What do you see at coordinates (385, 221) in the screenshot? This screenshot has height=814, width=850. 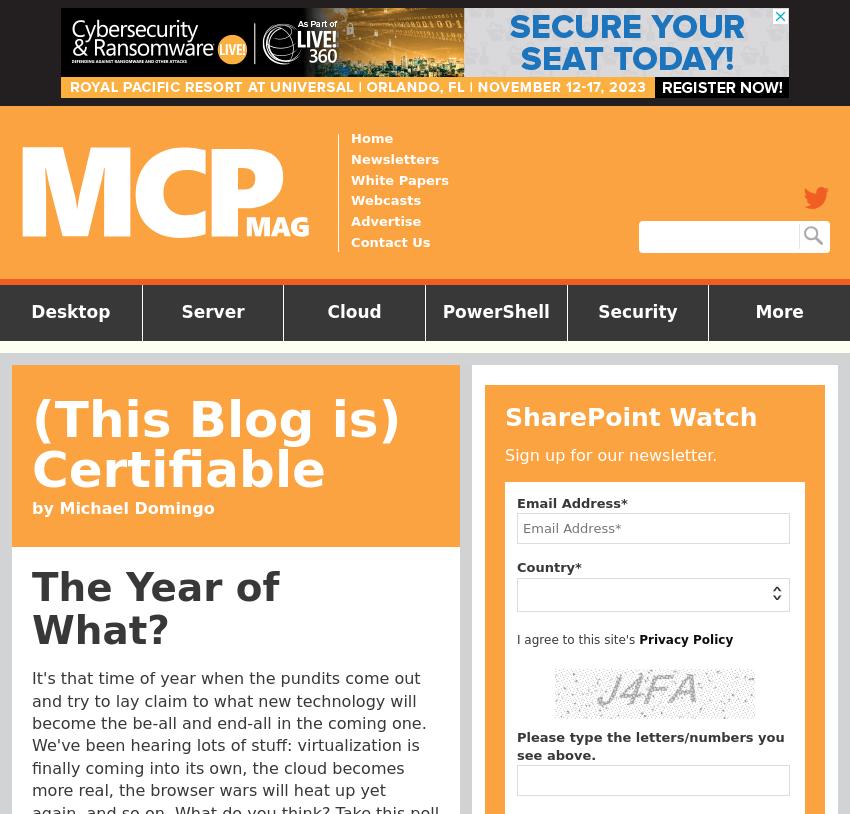 I see `'Advertise'` at bounding box center [385, 221].